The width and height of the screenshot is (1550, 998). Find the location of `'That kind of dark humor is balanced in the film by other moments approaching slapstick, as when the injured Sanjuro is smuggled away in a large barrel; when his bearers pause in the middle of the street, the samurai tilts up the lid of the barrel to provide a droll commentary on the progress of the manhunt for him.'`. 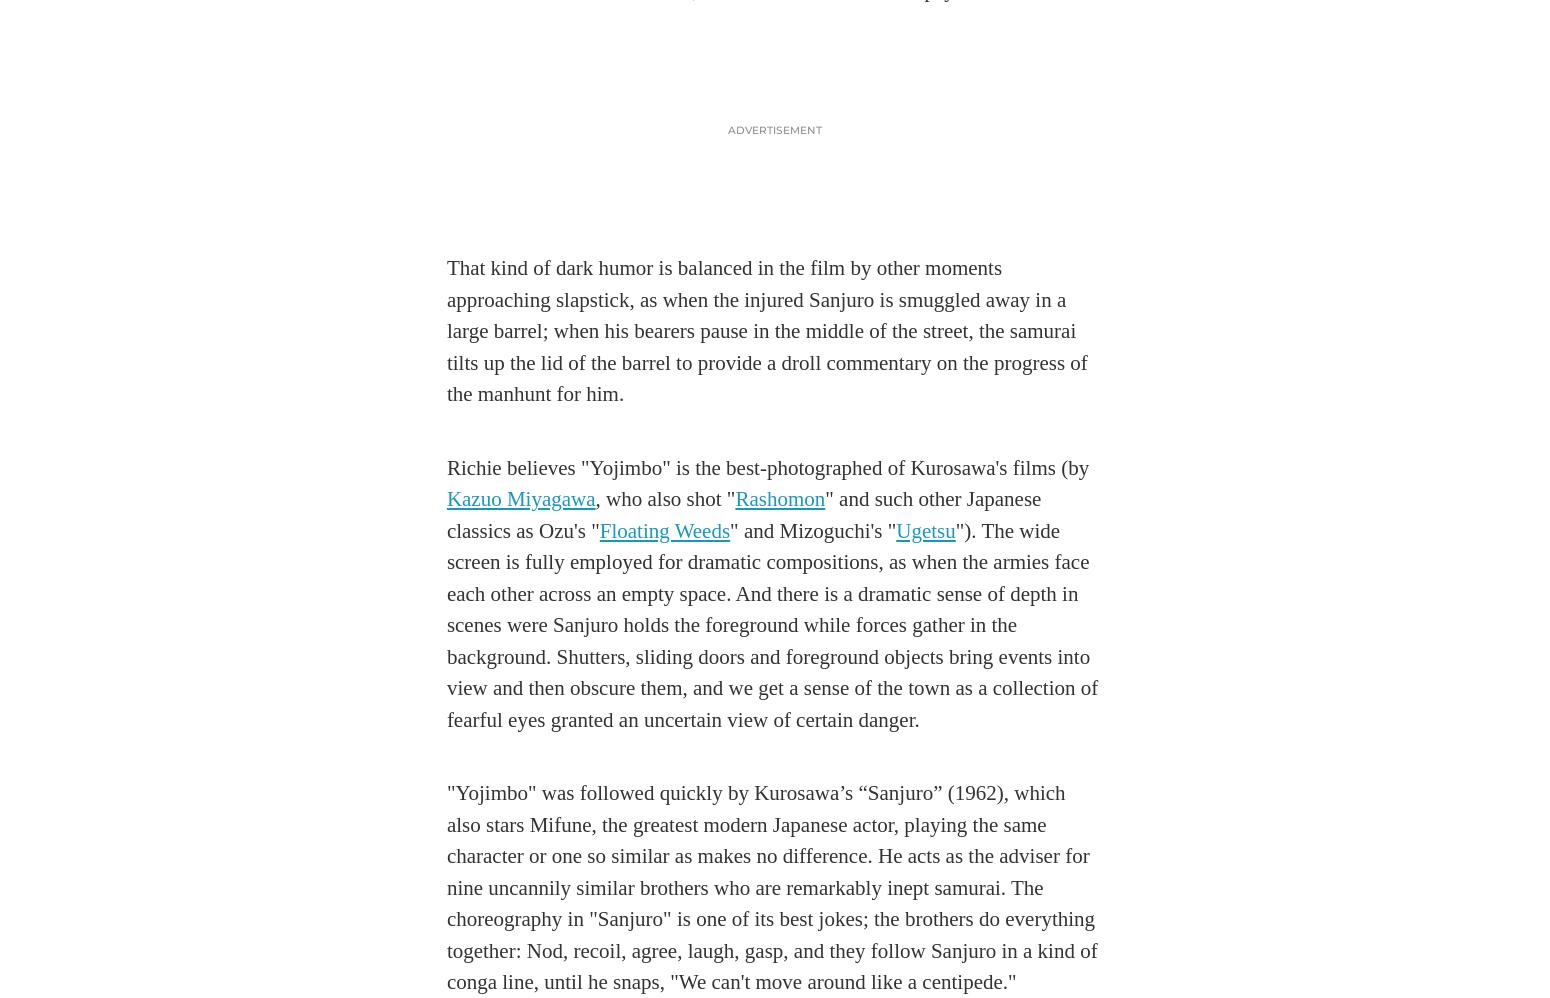

'That kind of dark humor is balanced in the film by other moments approaching slapstick, as when the injured Sanjuro is smuggled away in a large barrel; when his bearers pause in the middle of the street, the samurai tilts up the lid of the barrel to provide a droll commentary on the progress of the manhunt for him.' is located at coordinates (445, 331).